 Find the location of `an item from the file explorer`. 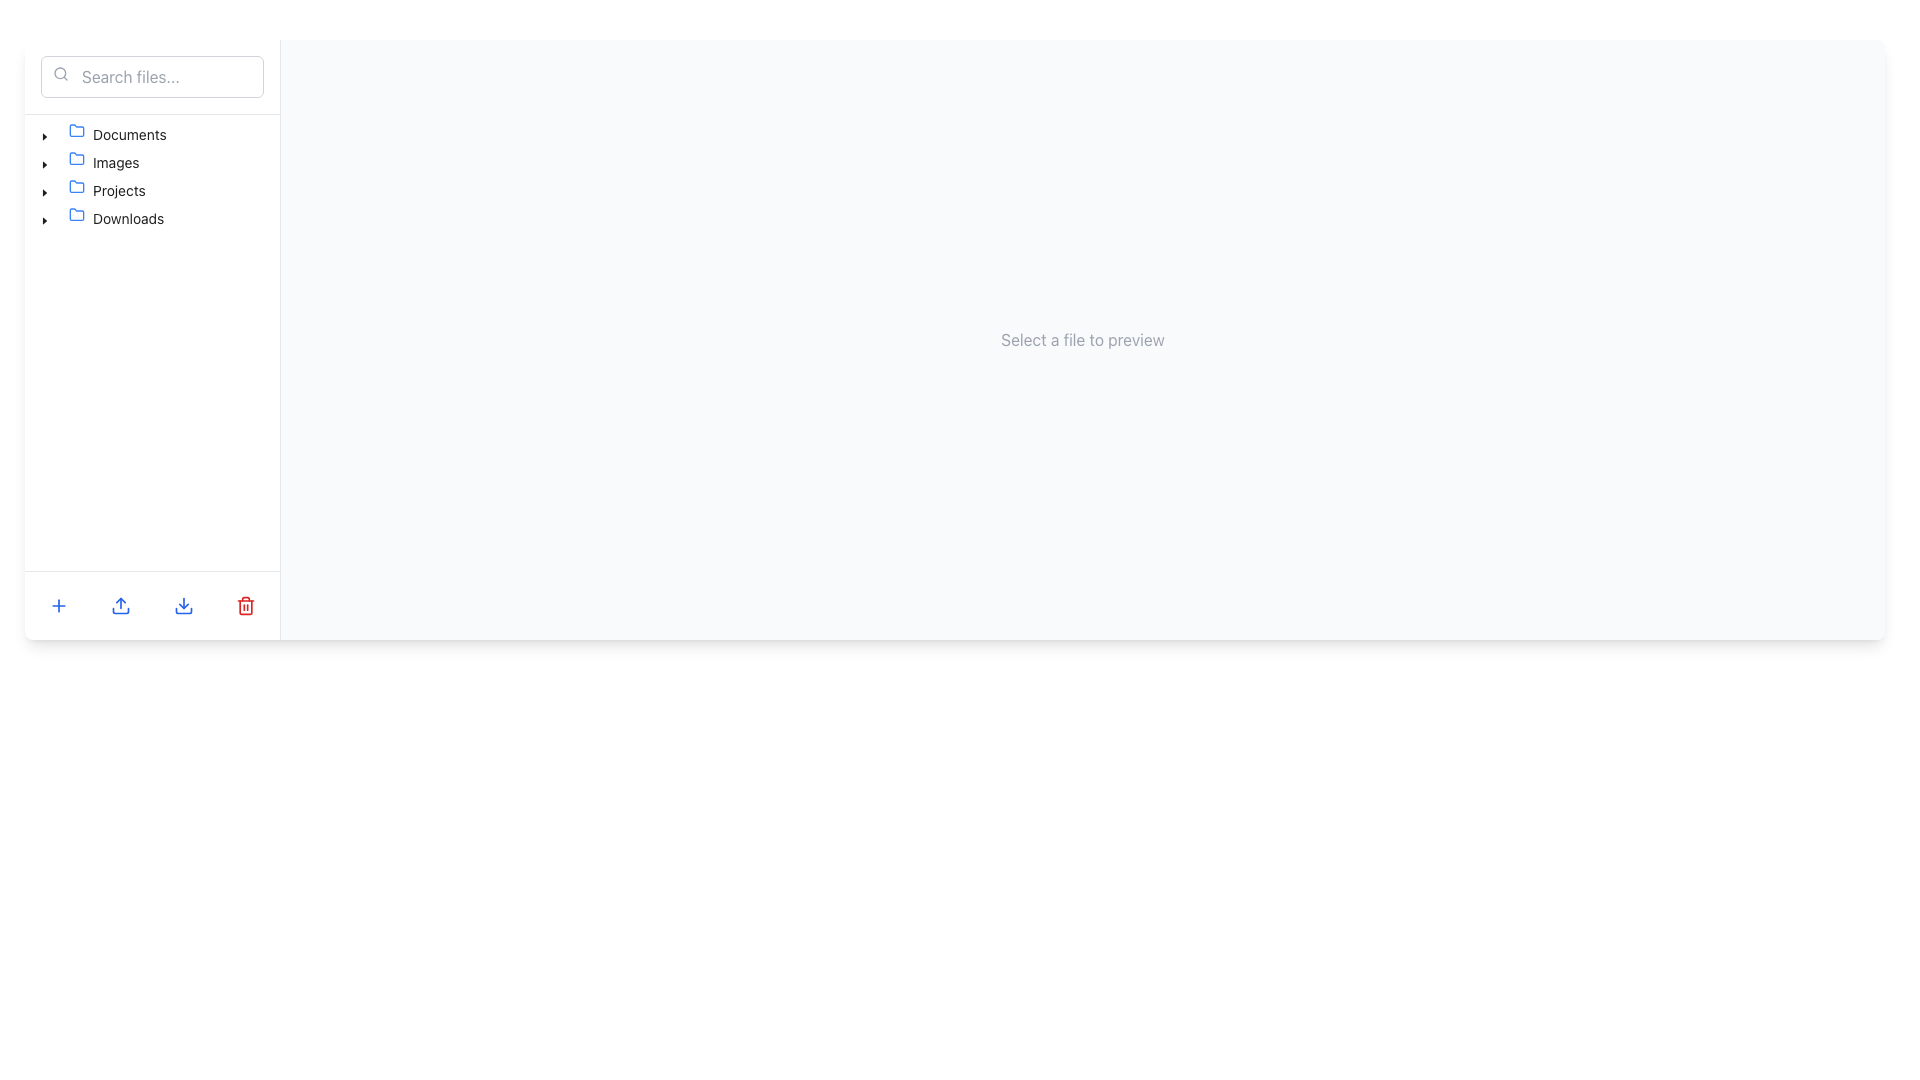

an item from the file explorer is located at coordinates (244, 604).